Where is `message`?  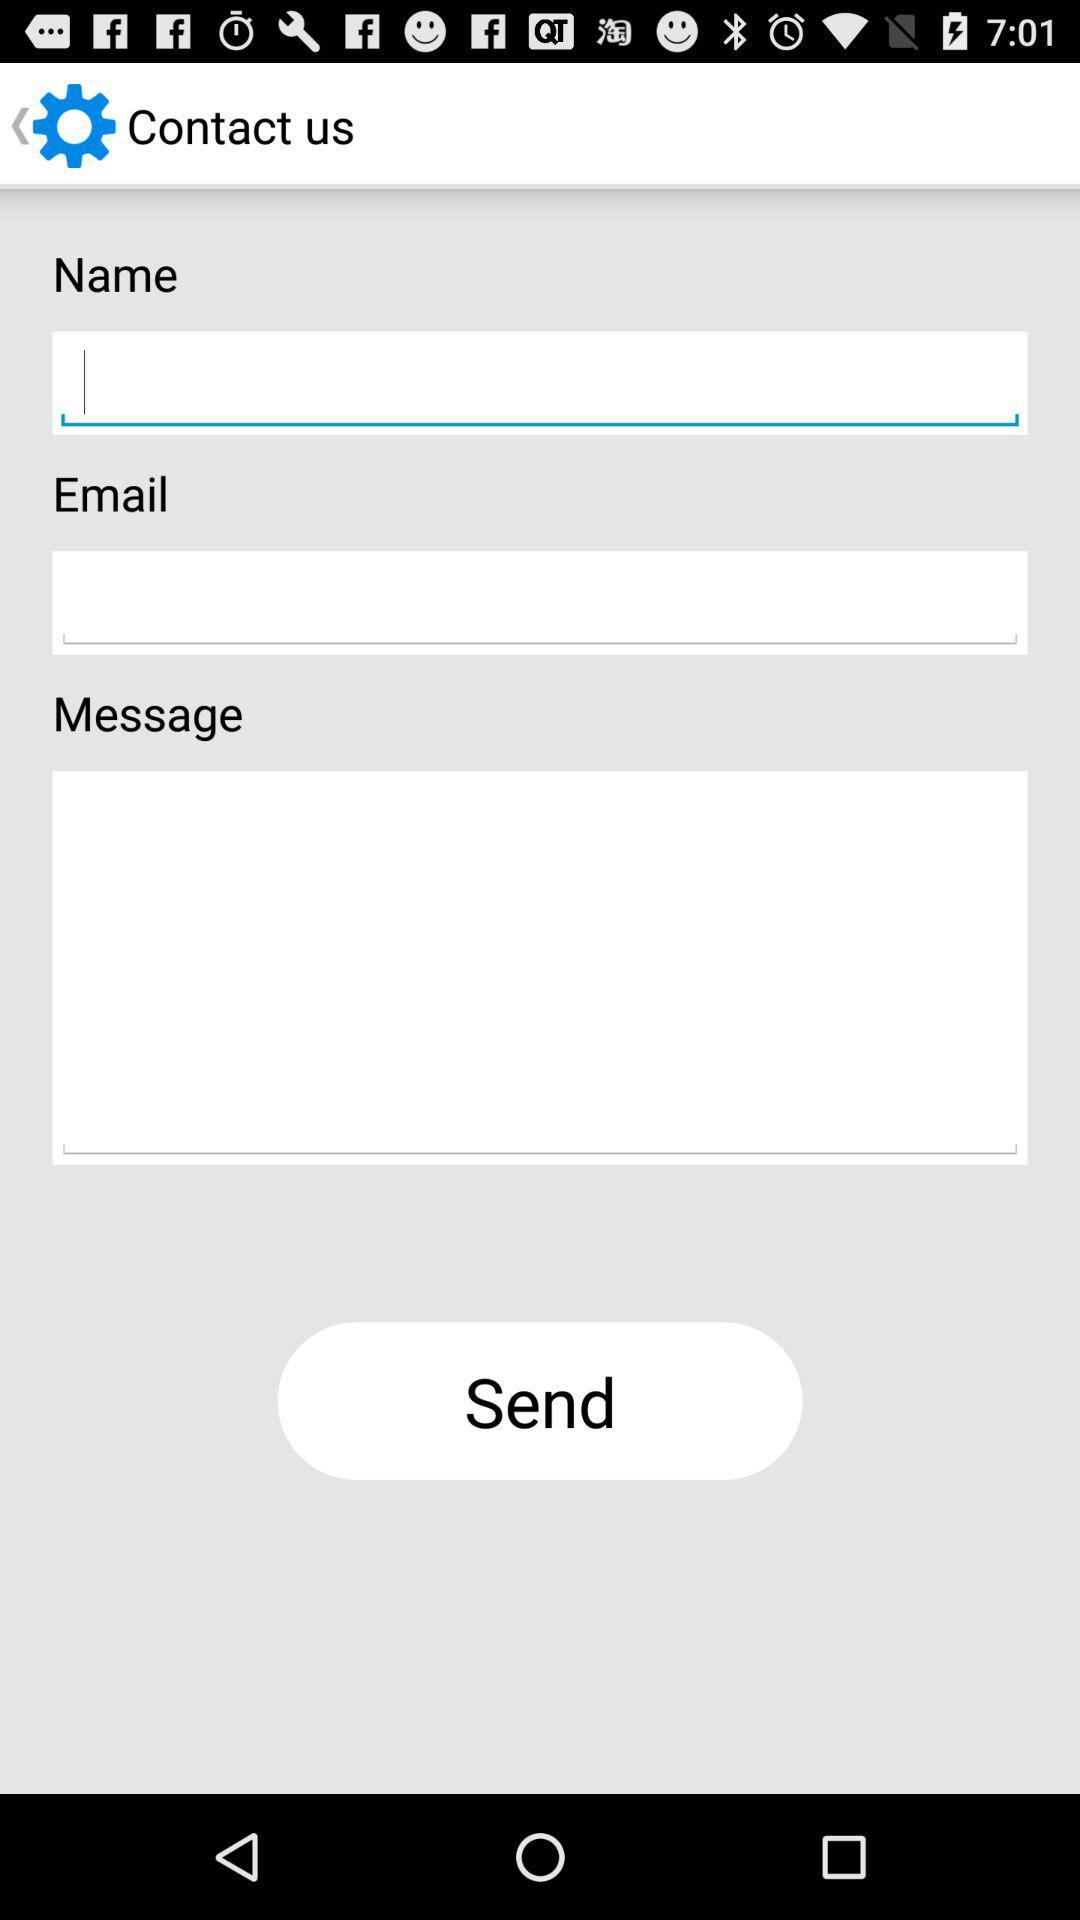
message is located at coordinates (540, 967).